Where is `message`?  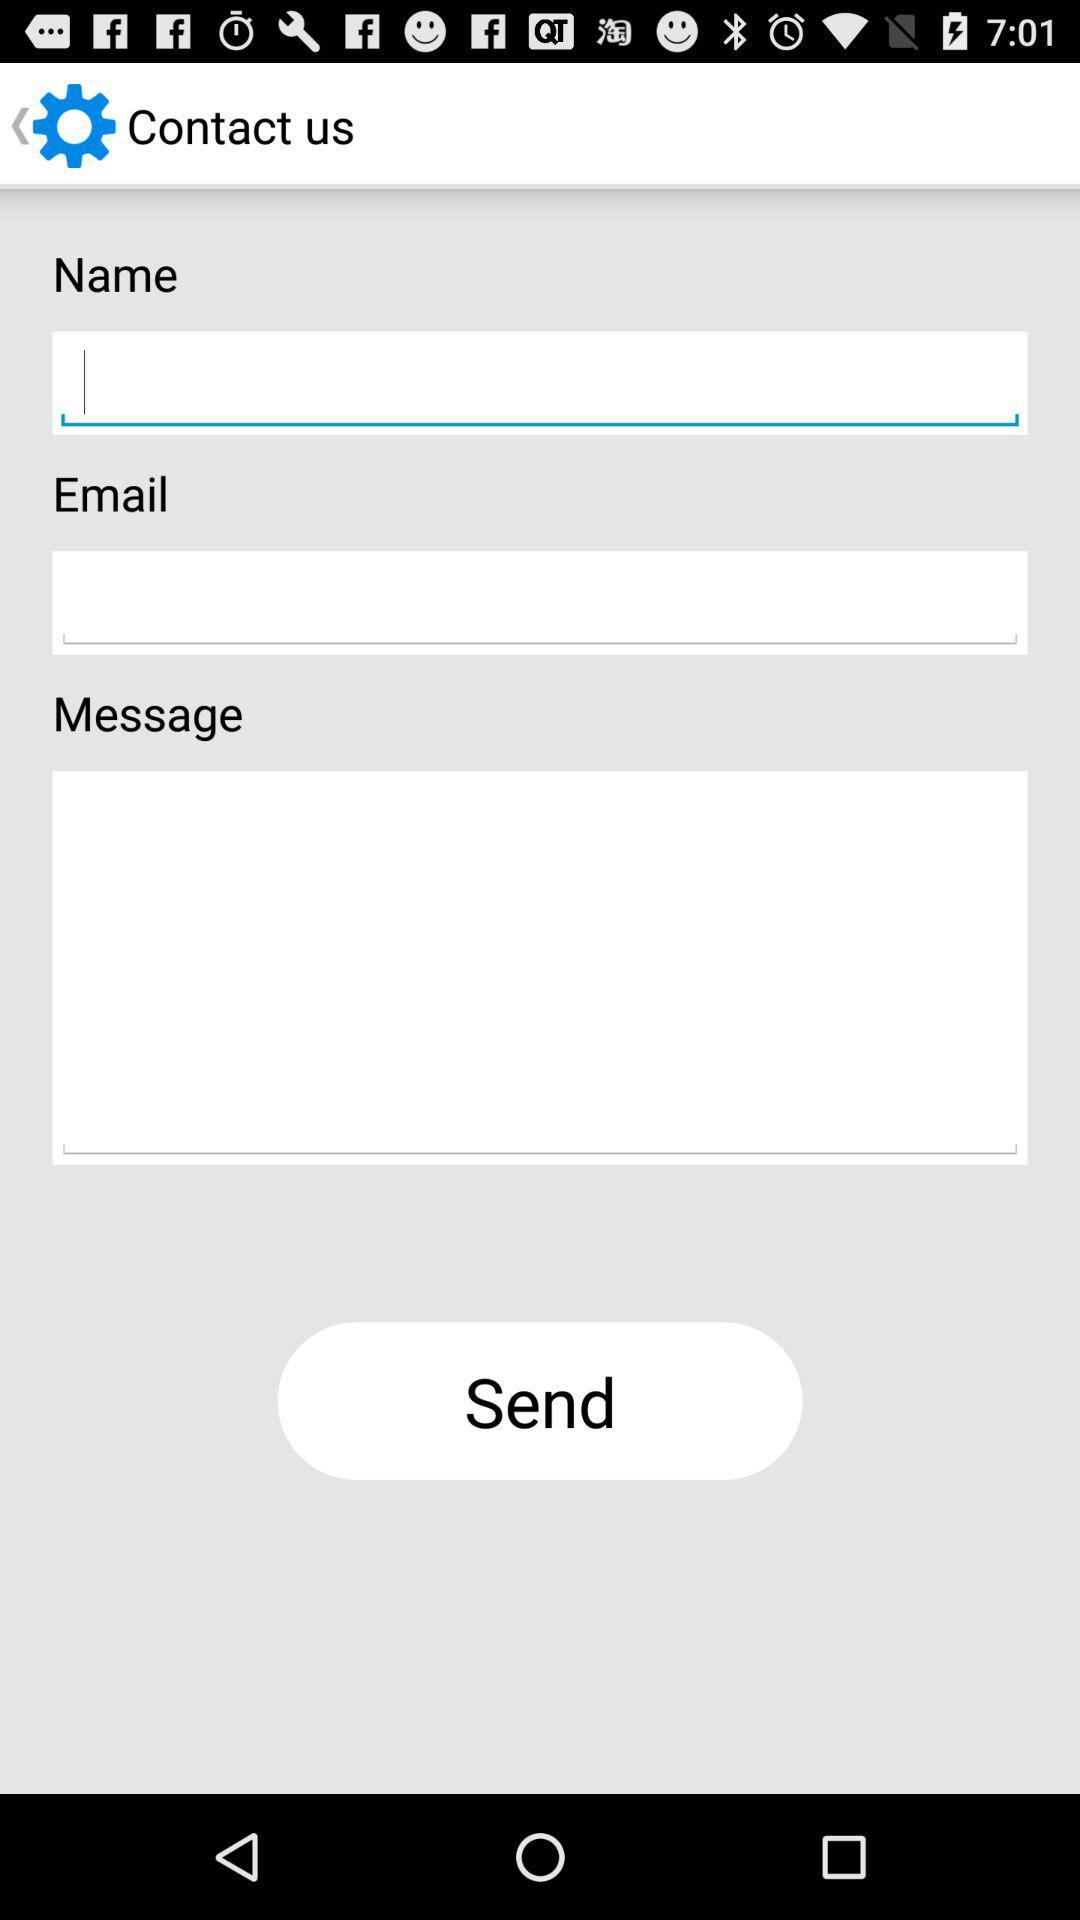
message is located at coordinates (540, 967).